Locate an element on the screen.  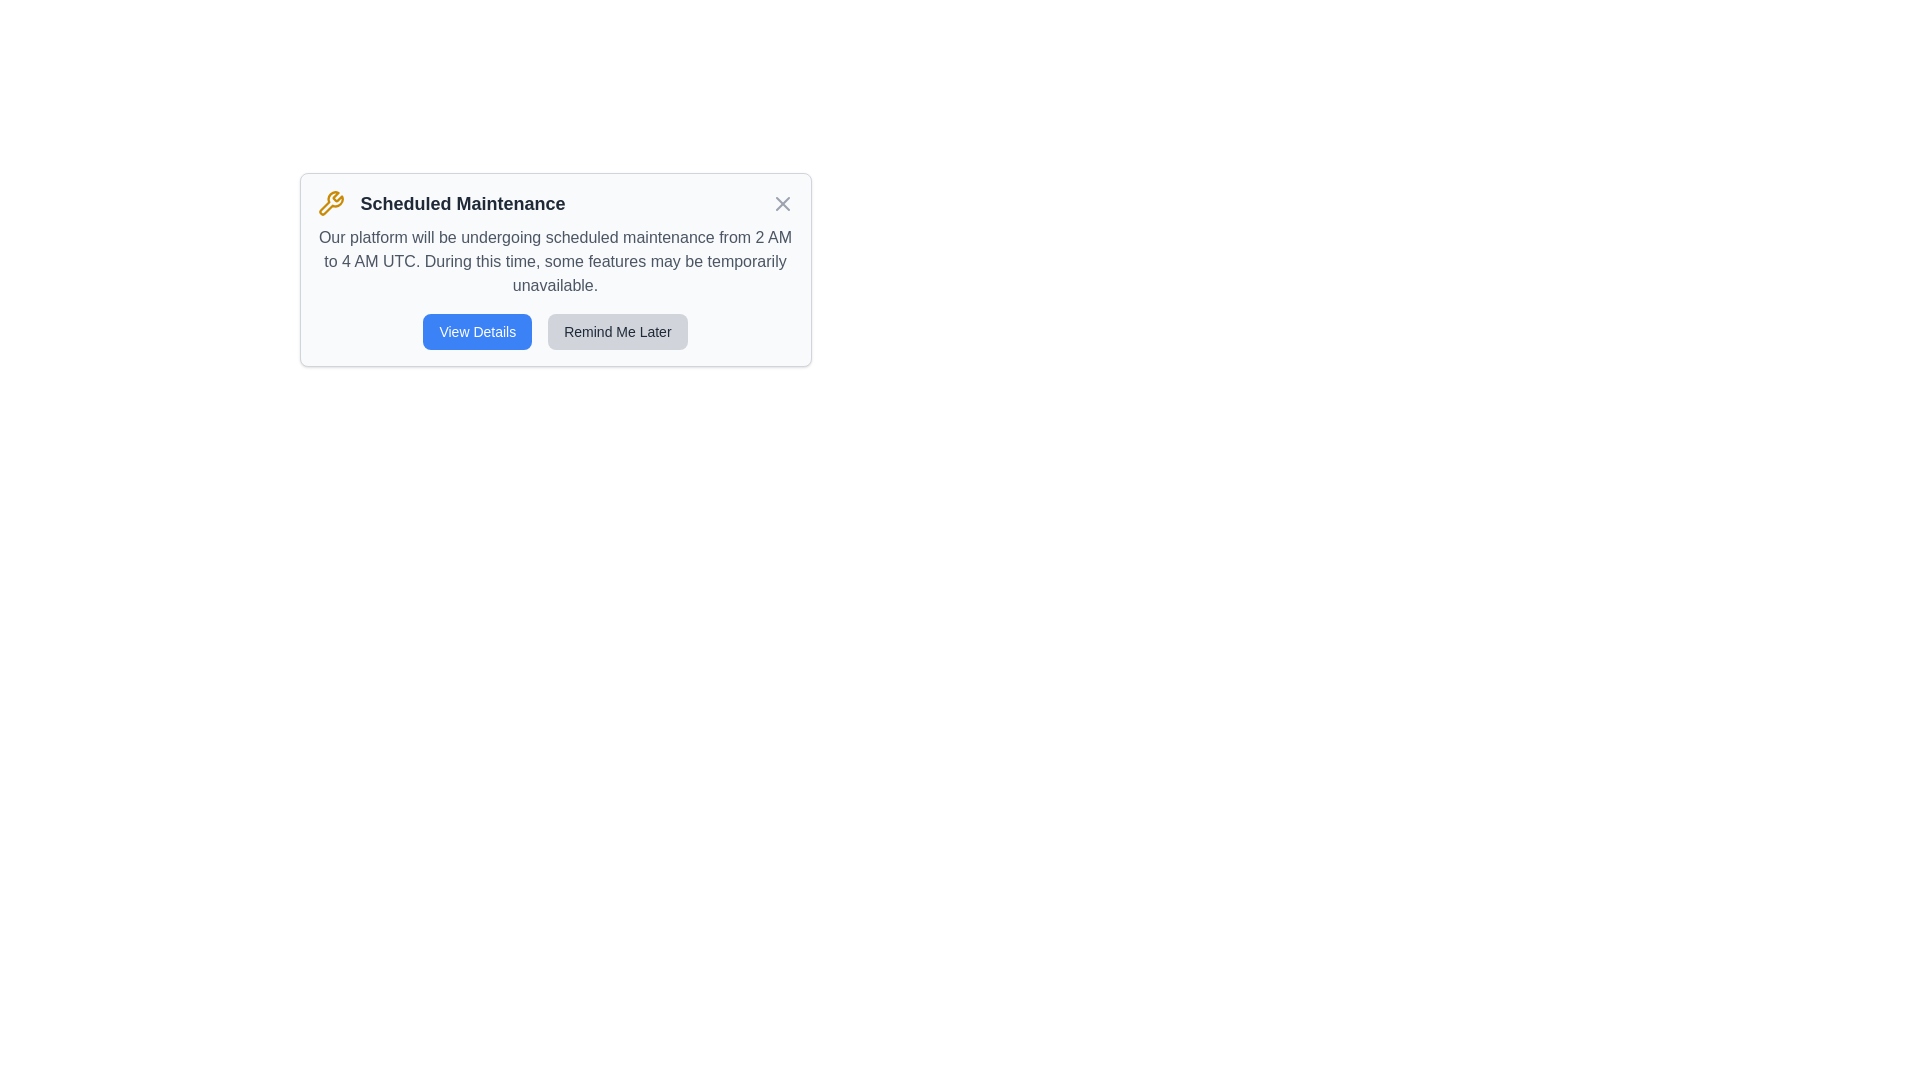
the 'View Details' button to view more information is located at coordinates (476, 330).